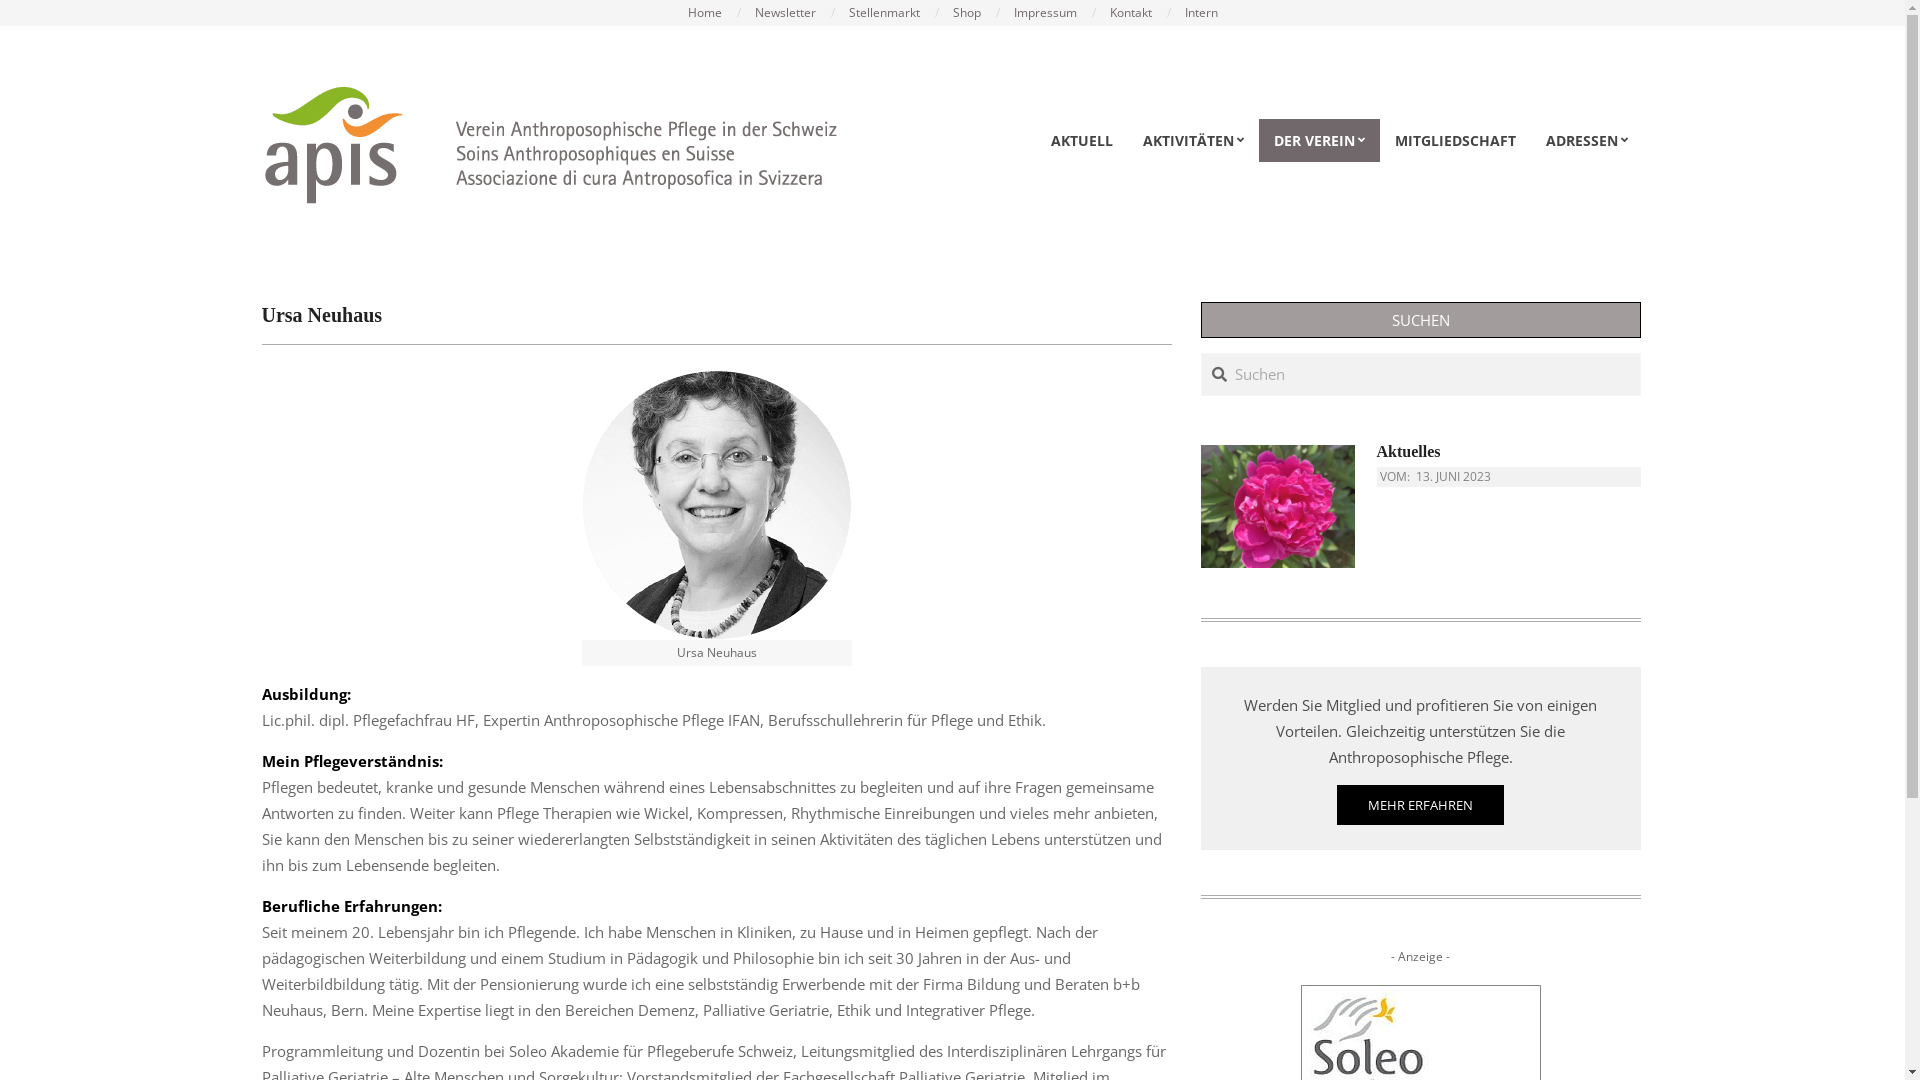  I want to click on 'AKTUELL', so click(1080, 139).